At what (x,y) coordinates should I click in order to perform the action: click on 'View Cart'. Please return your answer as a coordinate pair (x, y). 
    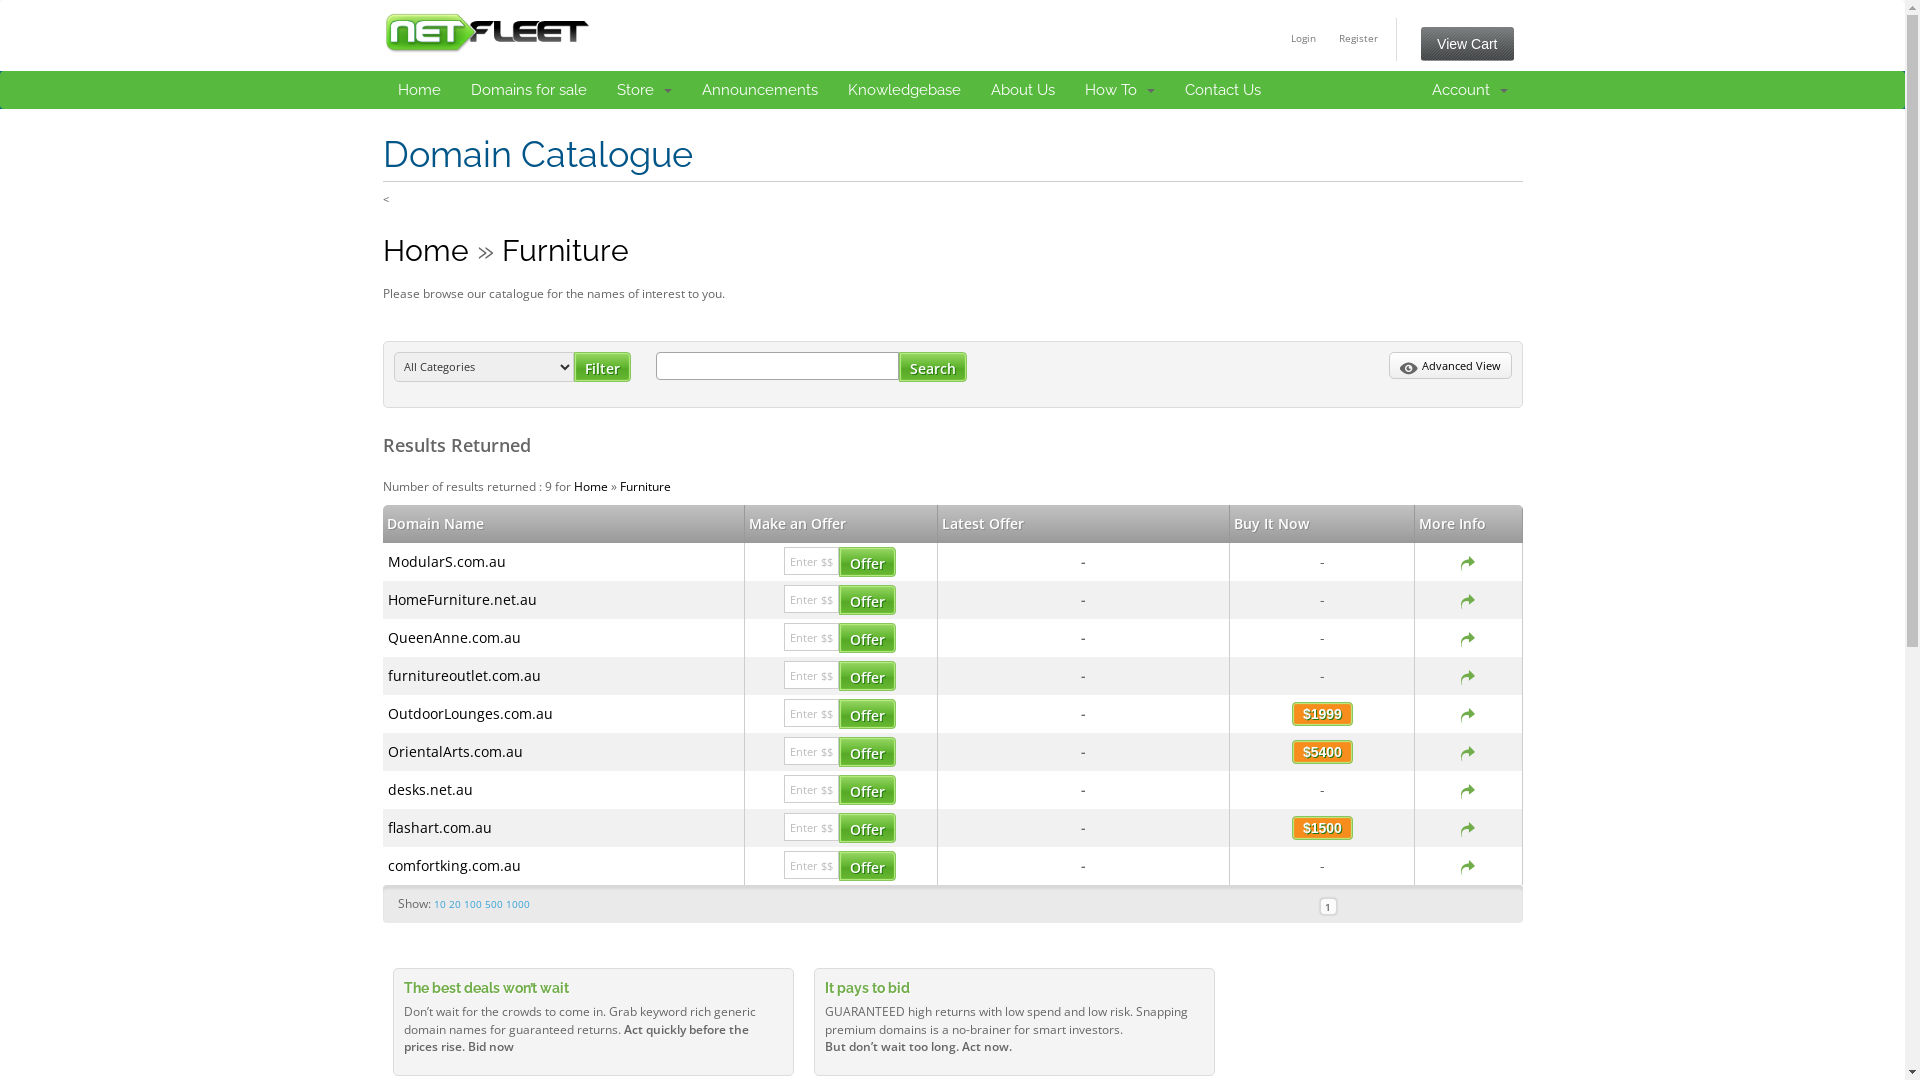
    Looking at the image, I should click on (1419, 43).